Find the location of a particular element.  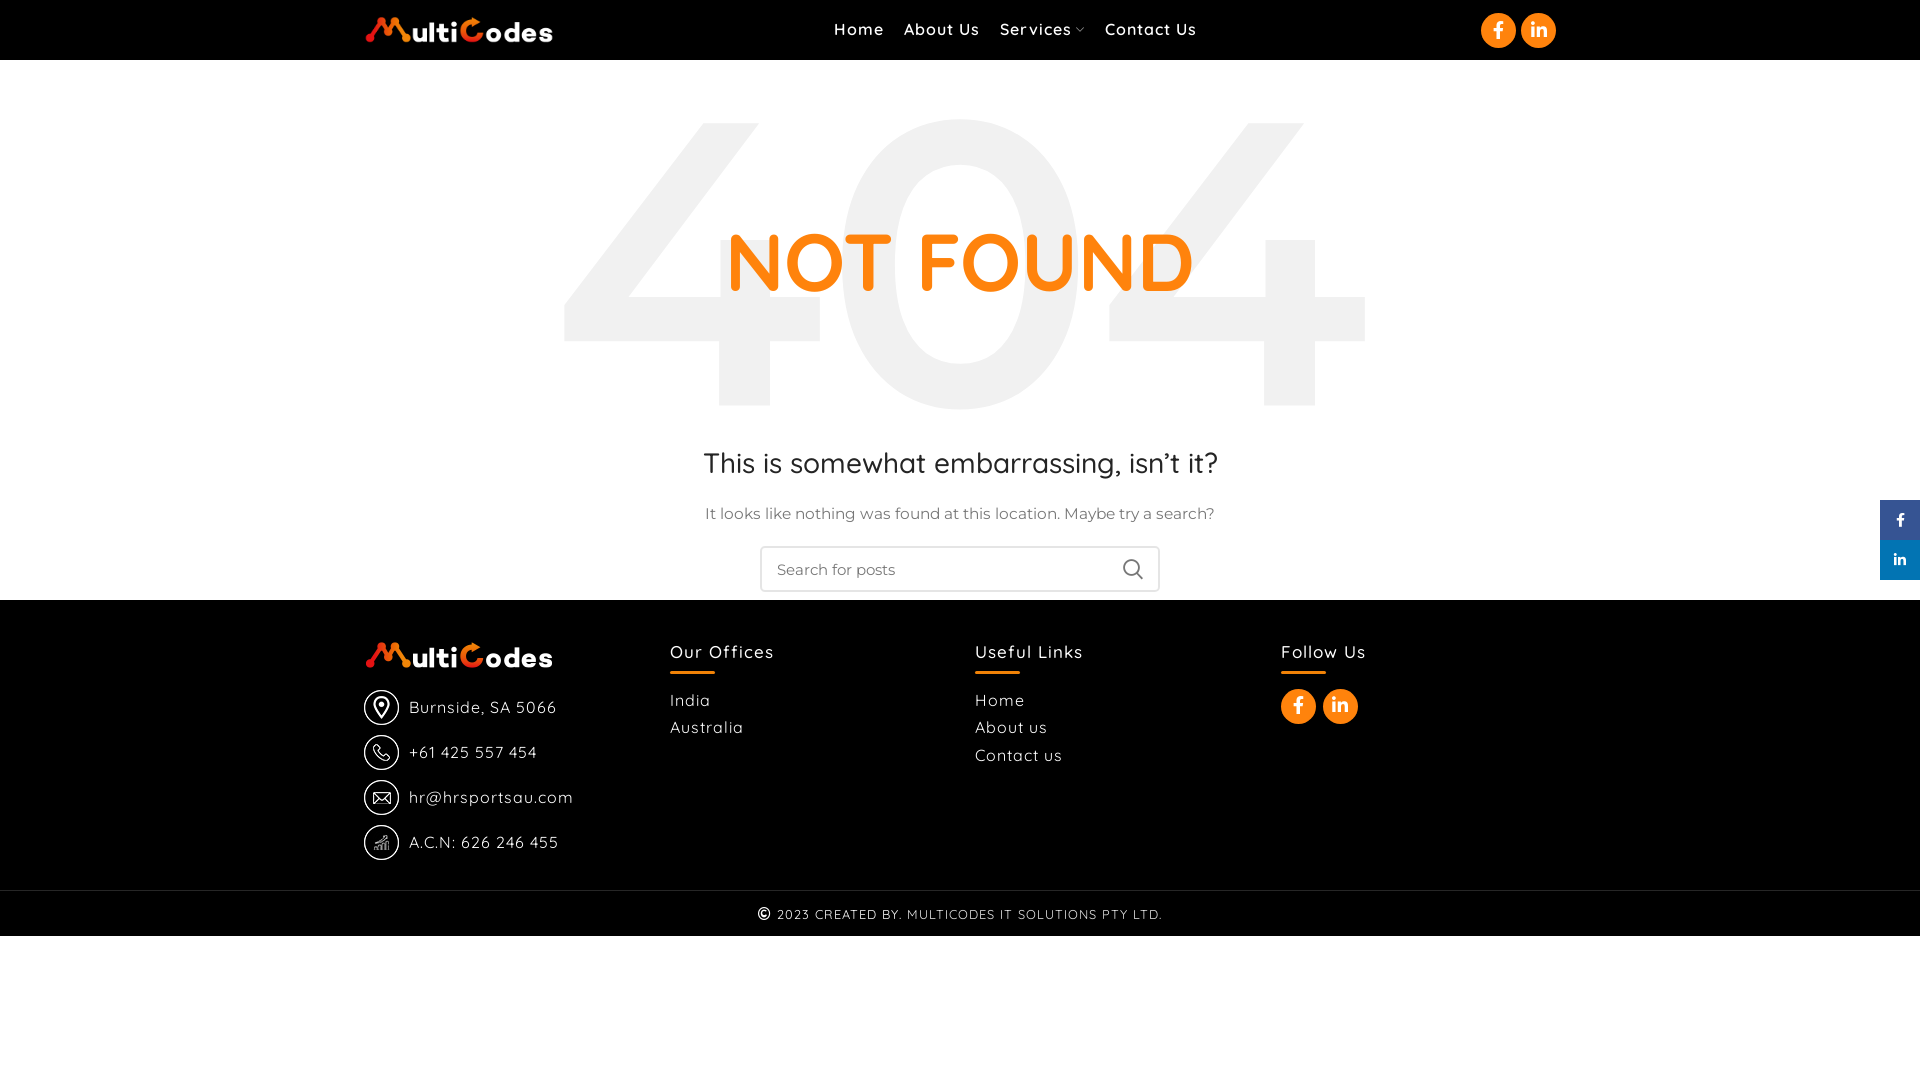

'call' is located at coordinates (364, 752).